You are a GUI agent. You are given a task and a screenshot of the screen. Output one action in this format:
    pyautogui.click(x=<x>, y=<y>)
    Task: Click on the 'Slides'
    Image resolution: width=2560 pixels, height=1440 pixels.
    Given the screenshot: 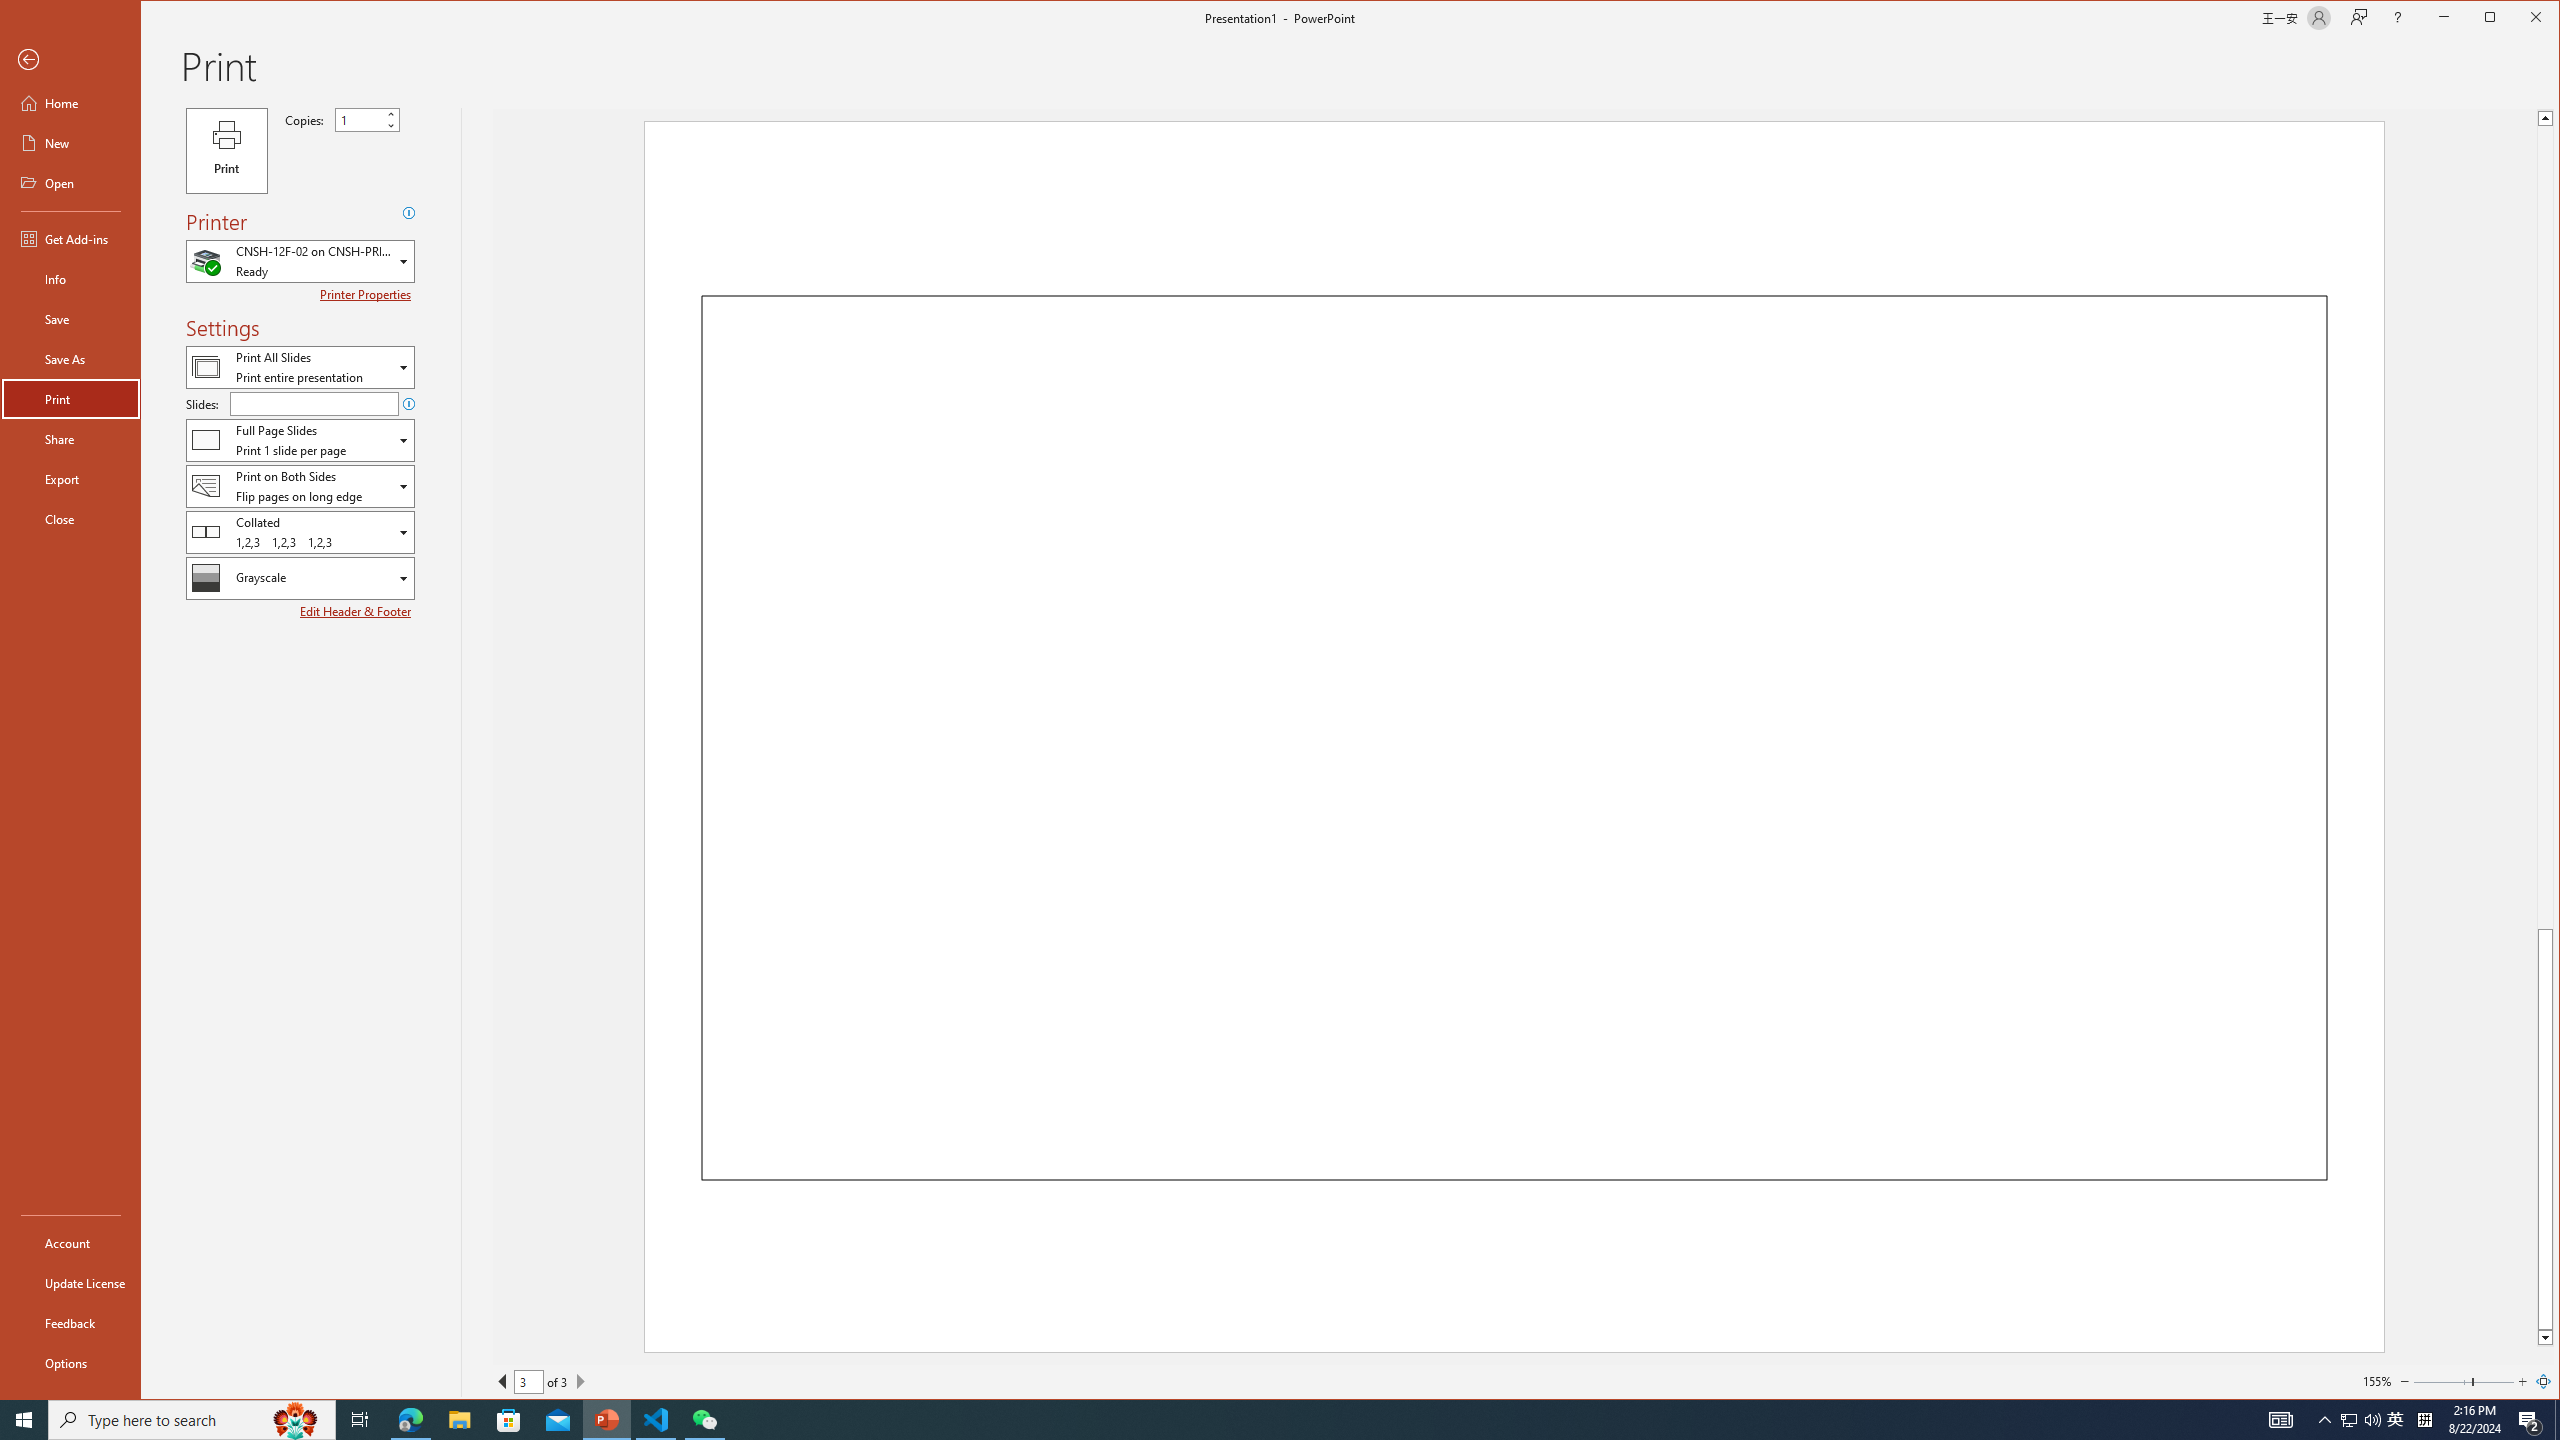 What is the action you would take?
    pyautogui.click(x=313, y=402)
    